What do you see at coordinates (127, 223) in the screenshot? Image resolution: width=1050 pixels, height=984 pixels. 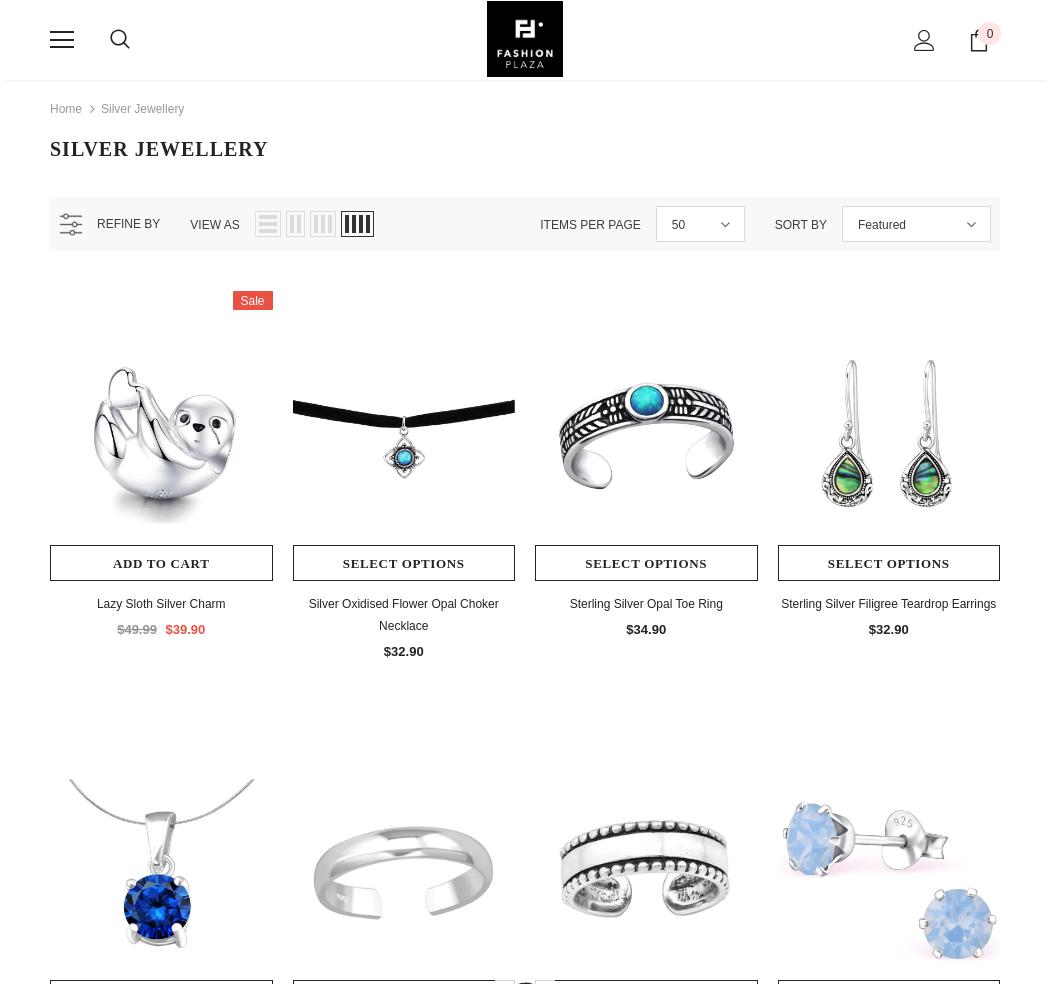 I see `'Refine by'` at bounding box center [127, 223].